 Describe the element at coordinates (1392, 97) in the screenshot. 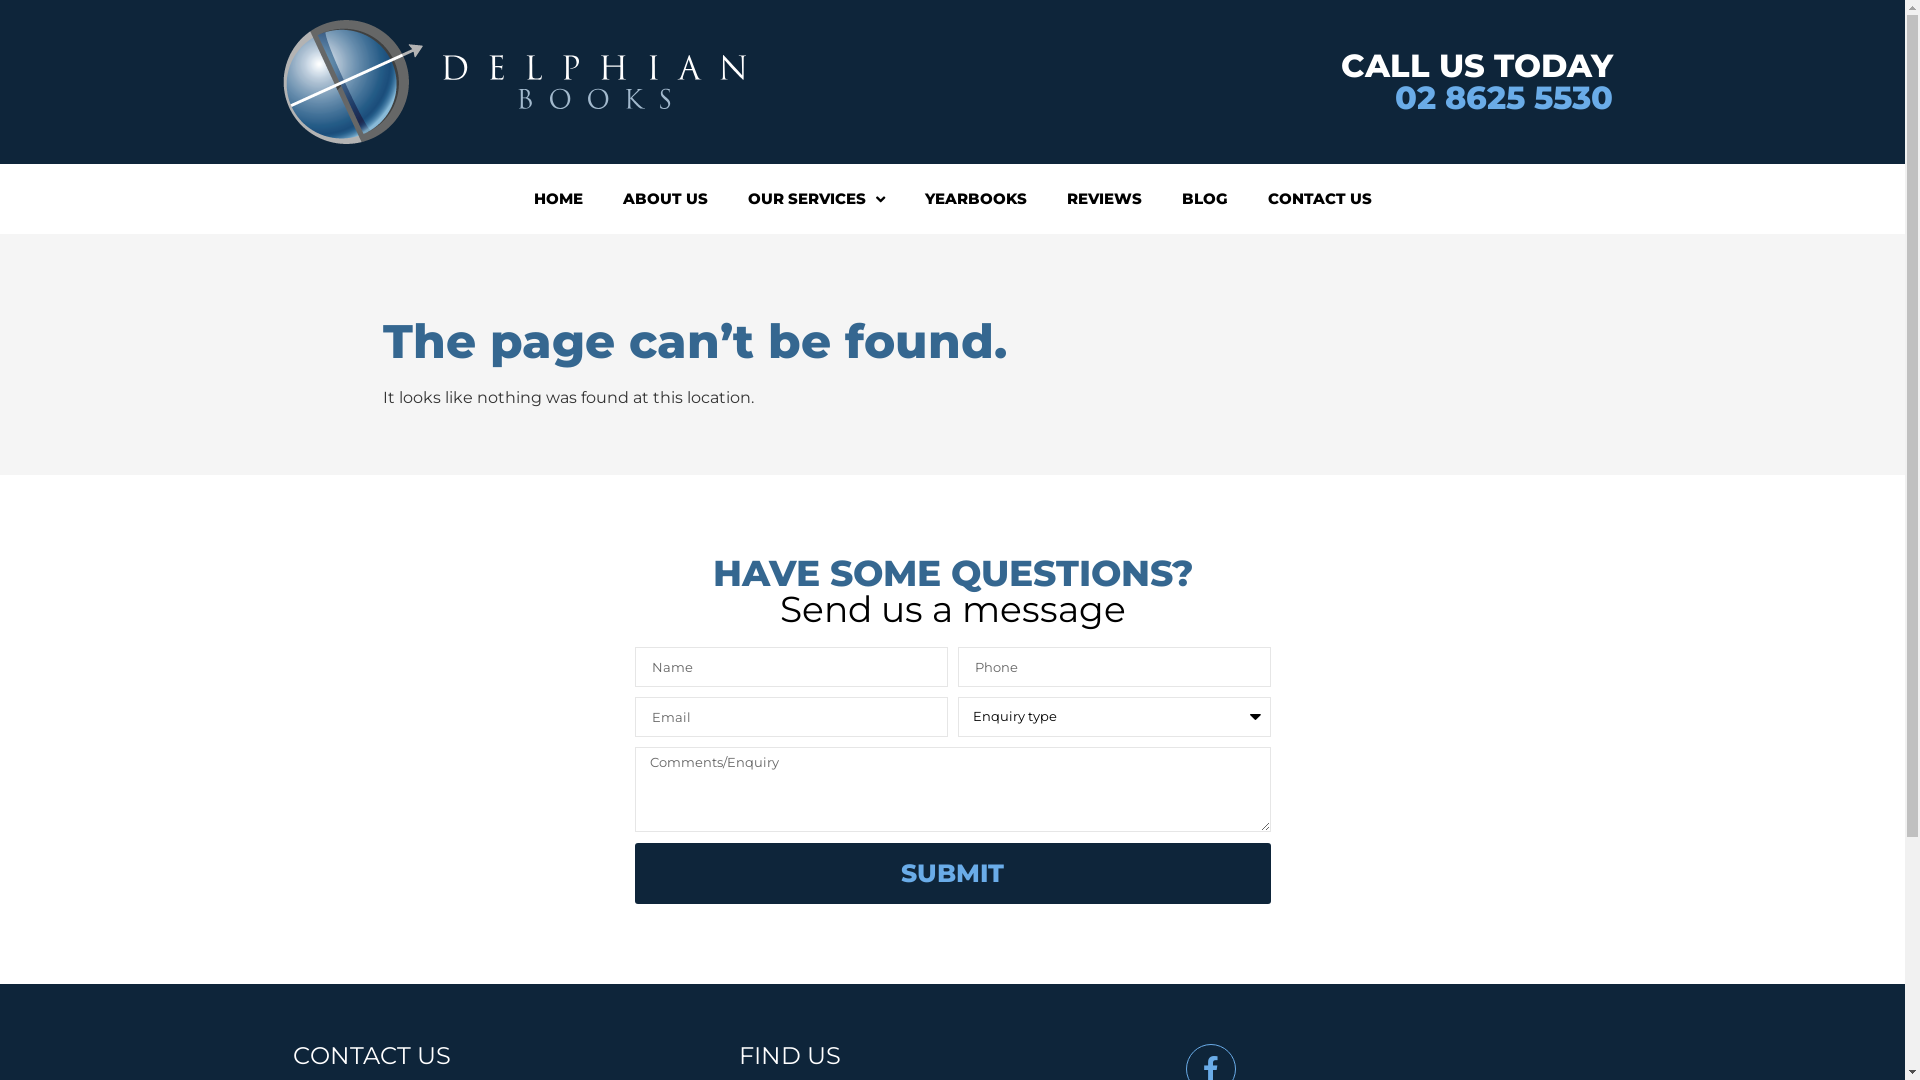

I see `'02 8625 5530'` at that location.